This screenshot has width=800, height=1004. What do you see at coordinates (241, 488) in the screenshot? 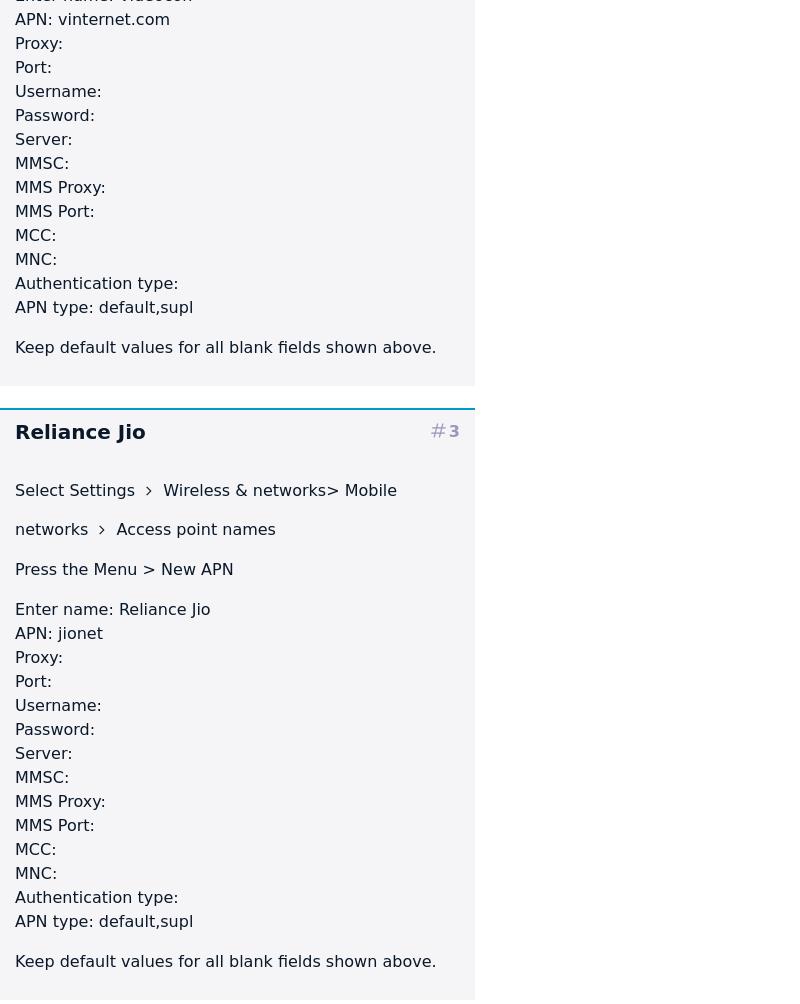
I see `'Wireless & networks'` at bounding box center [241, 488].